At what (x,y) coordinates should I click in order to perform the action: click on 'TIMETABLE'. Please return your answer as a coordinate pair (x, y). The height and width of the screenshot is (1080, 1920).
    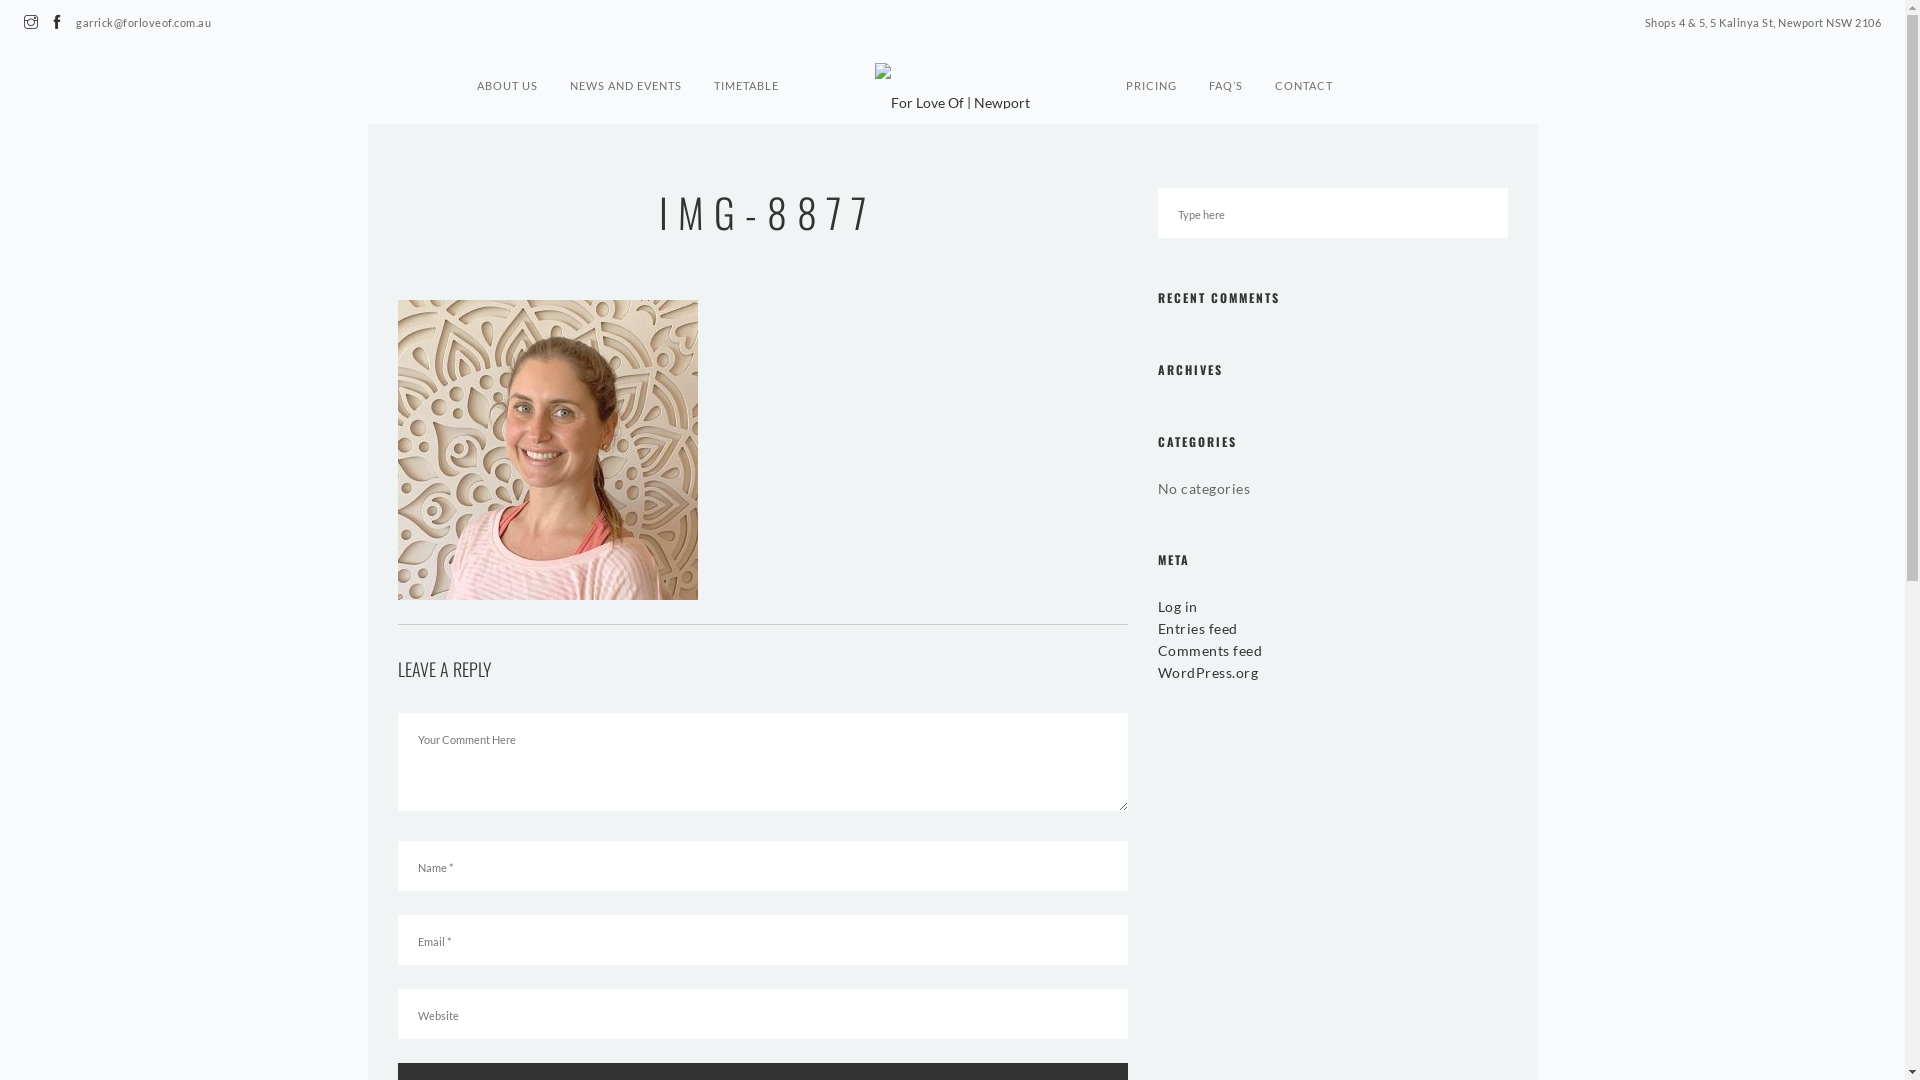
    Looking at the image, I should click on (745, 75).